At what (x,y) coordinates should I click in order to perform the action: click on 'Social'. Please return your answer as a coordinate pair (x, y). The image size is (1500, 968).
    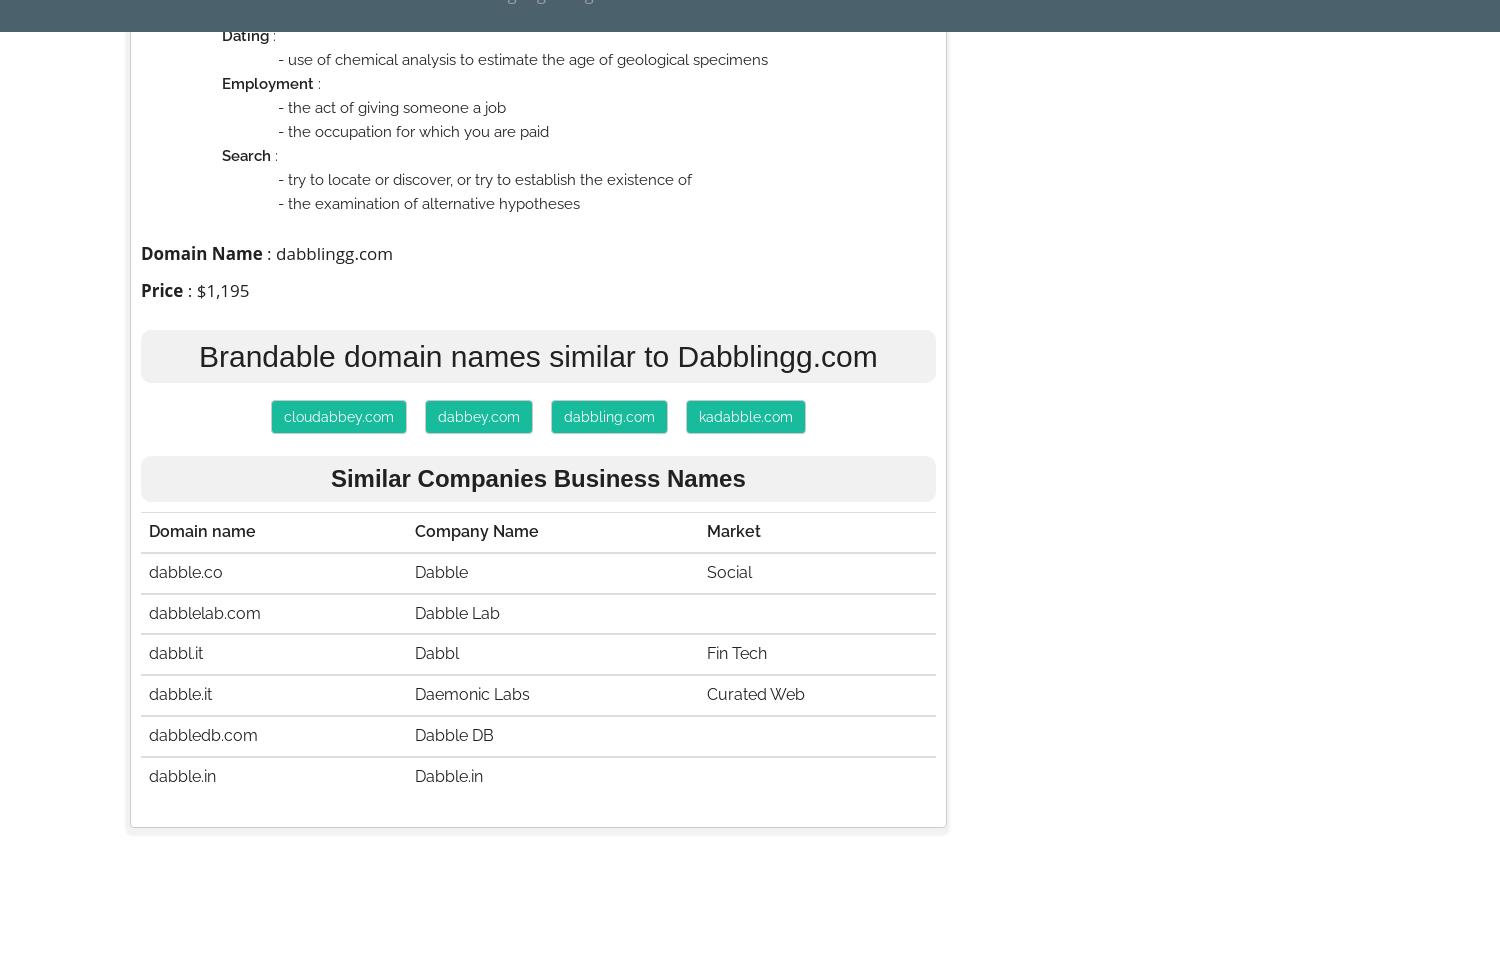
    Looking at the image, I should click on (727, 571).